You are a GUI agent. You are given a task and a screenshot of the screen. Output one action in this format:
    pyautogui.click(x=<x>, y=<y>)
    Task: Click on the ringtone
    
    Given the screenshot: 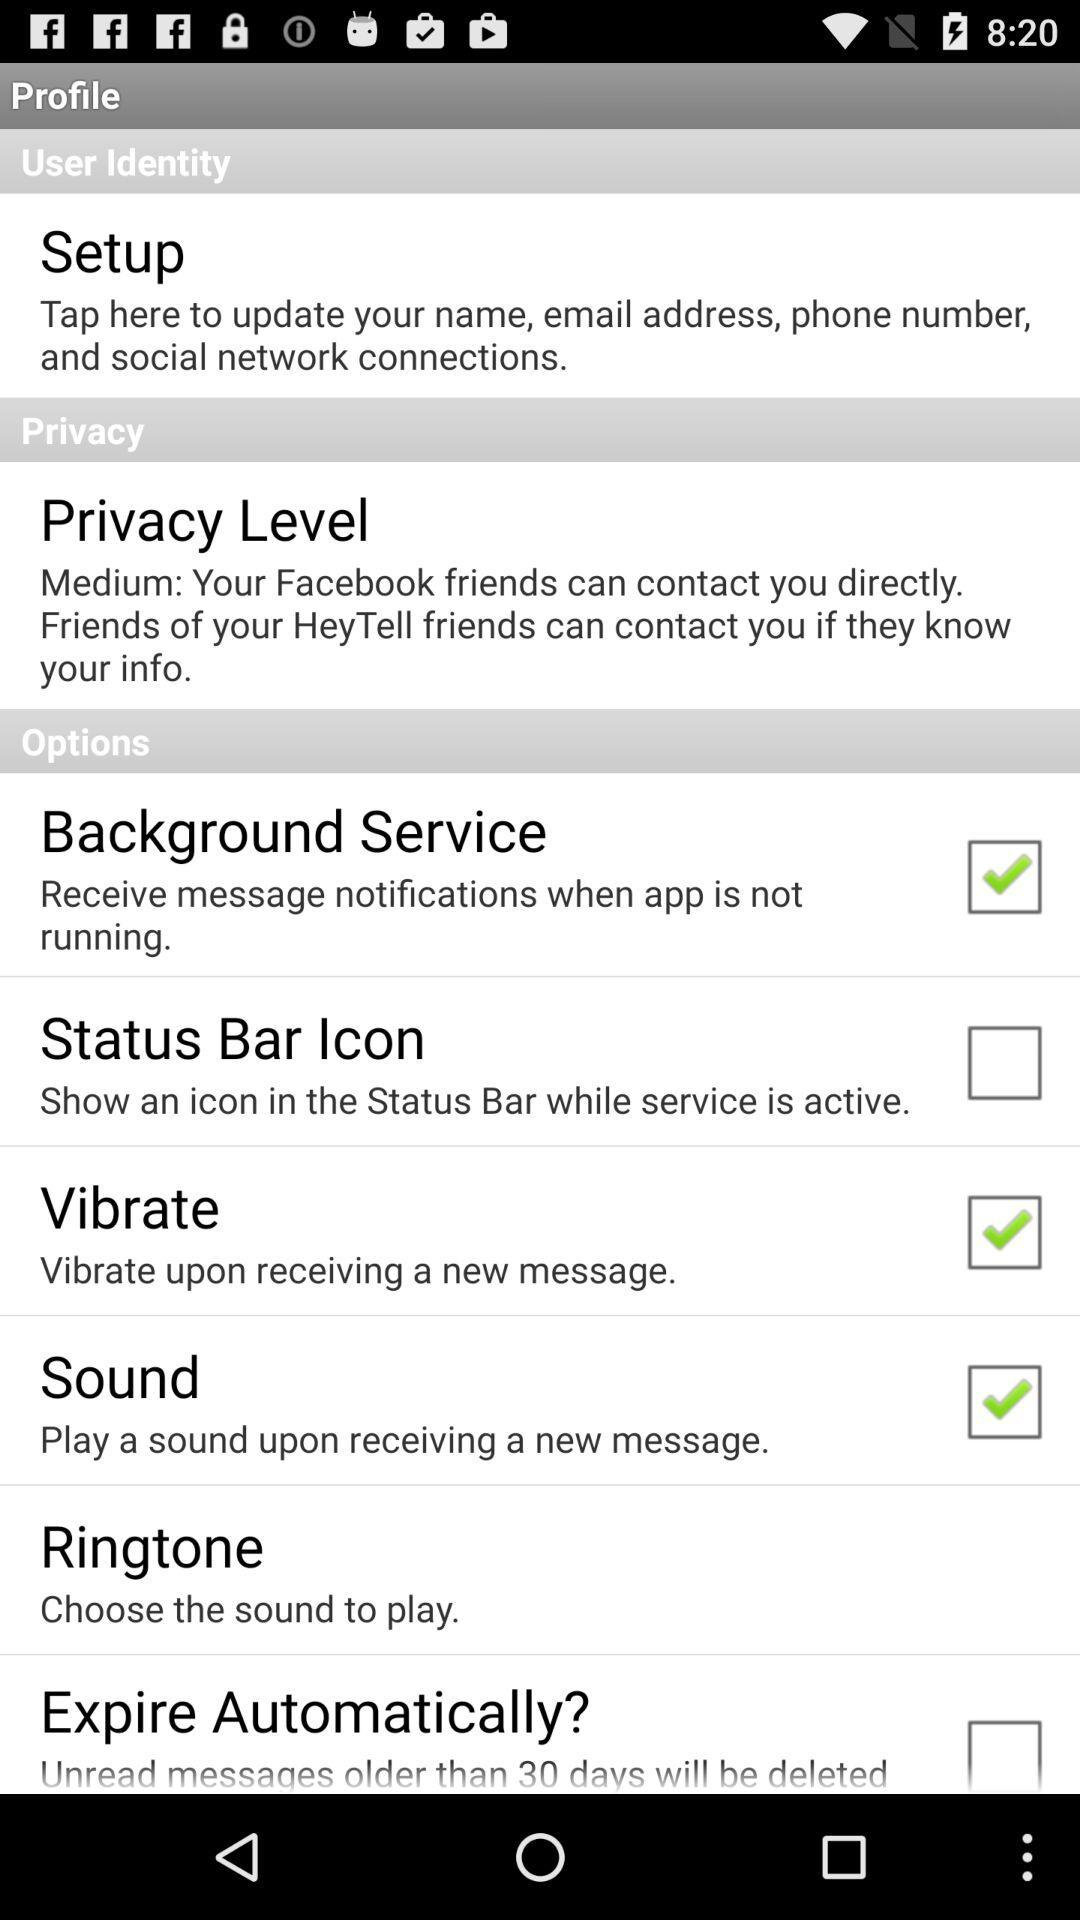 What is the action you would take?
    pyautogui.click(x=150, y=1543)
    